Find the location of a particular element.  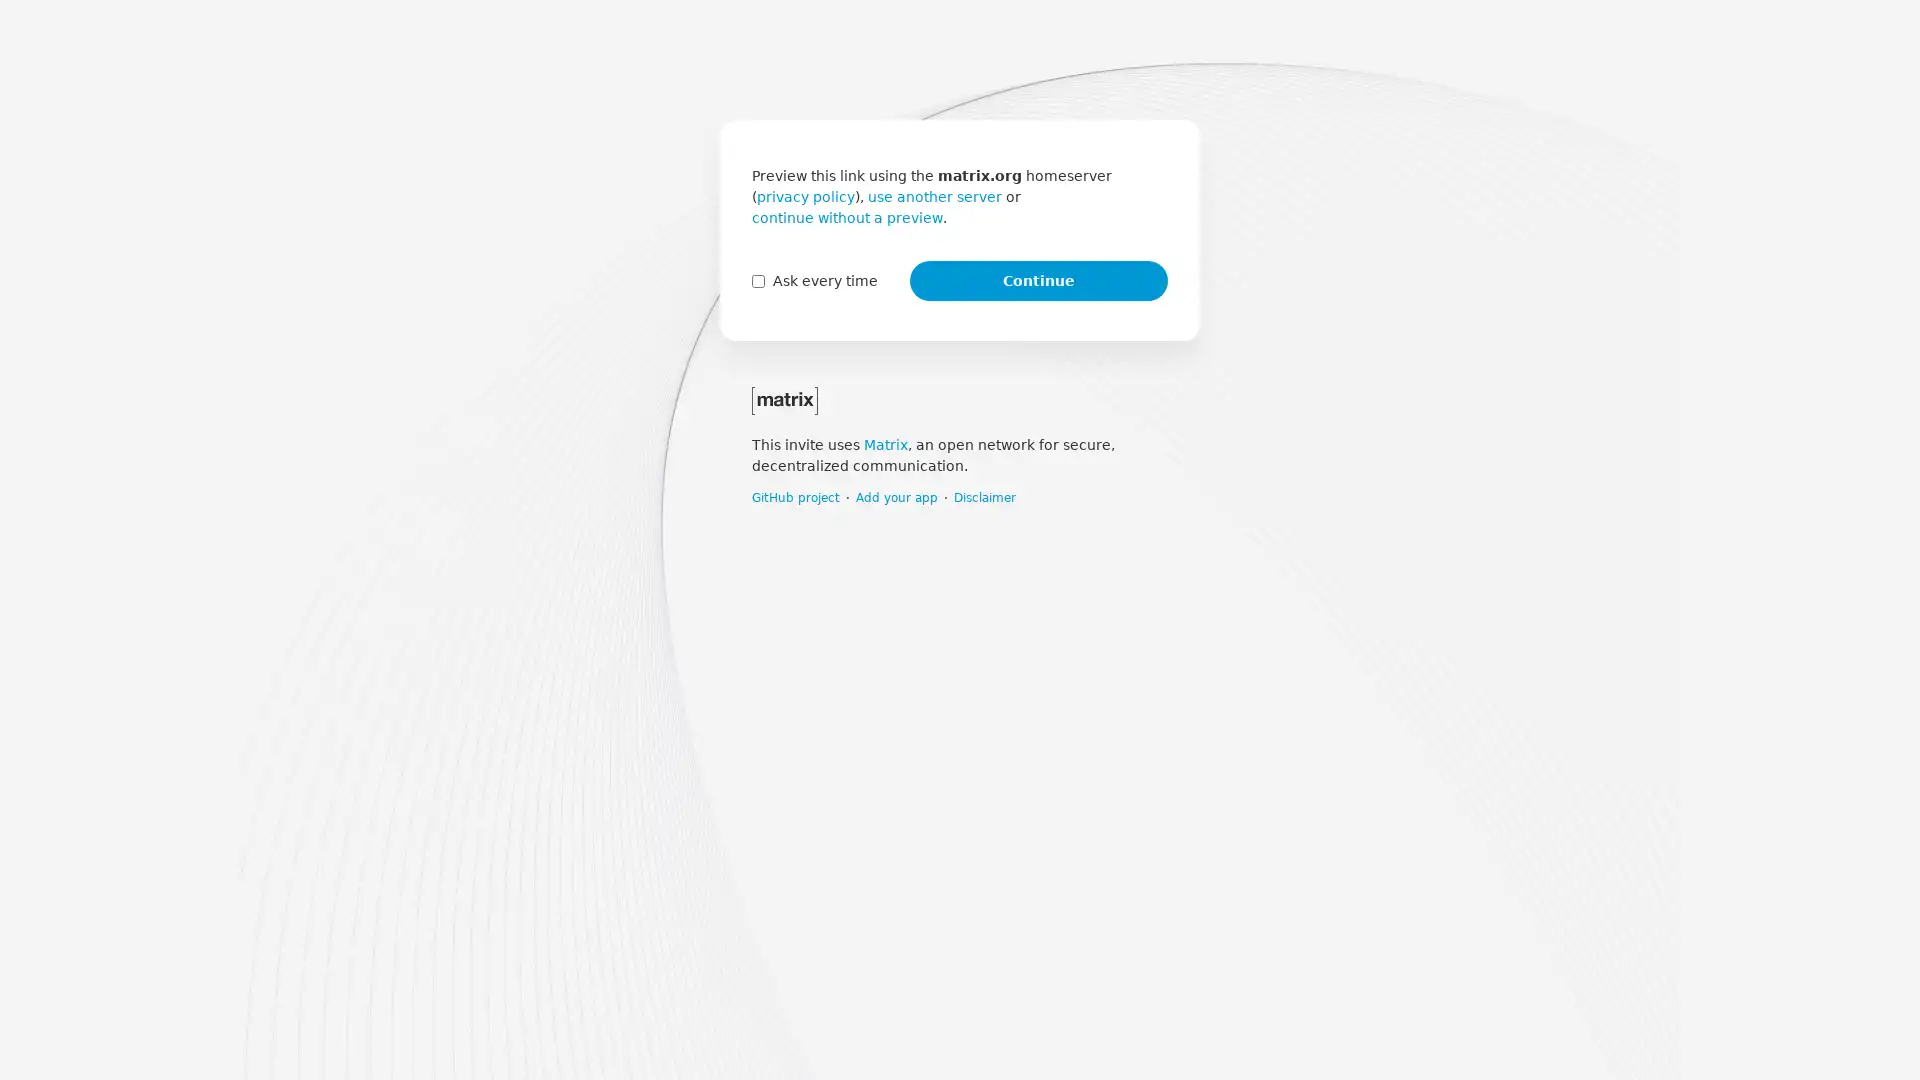

use another server is located at coordinates (934, 196).